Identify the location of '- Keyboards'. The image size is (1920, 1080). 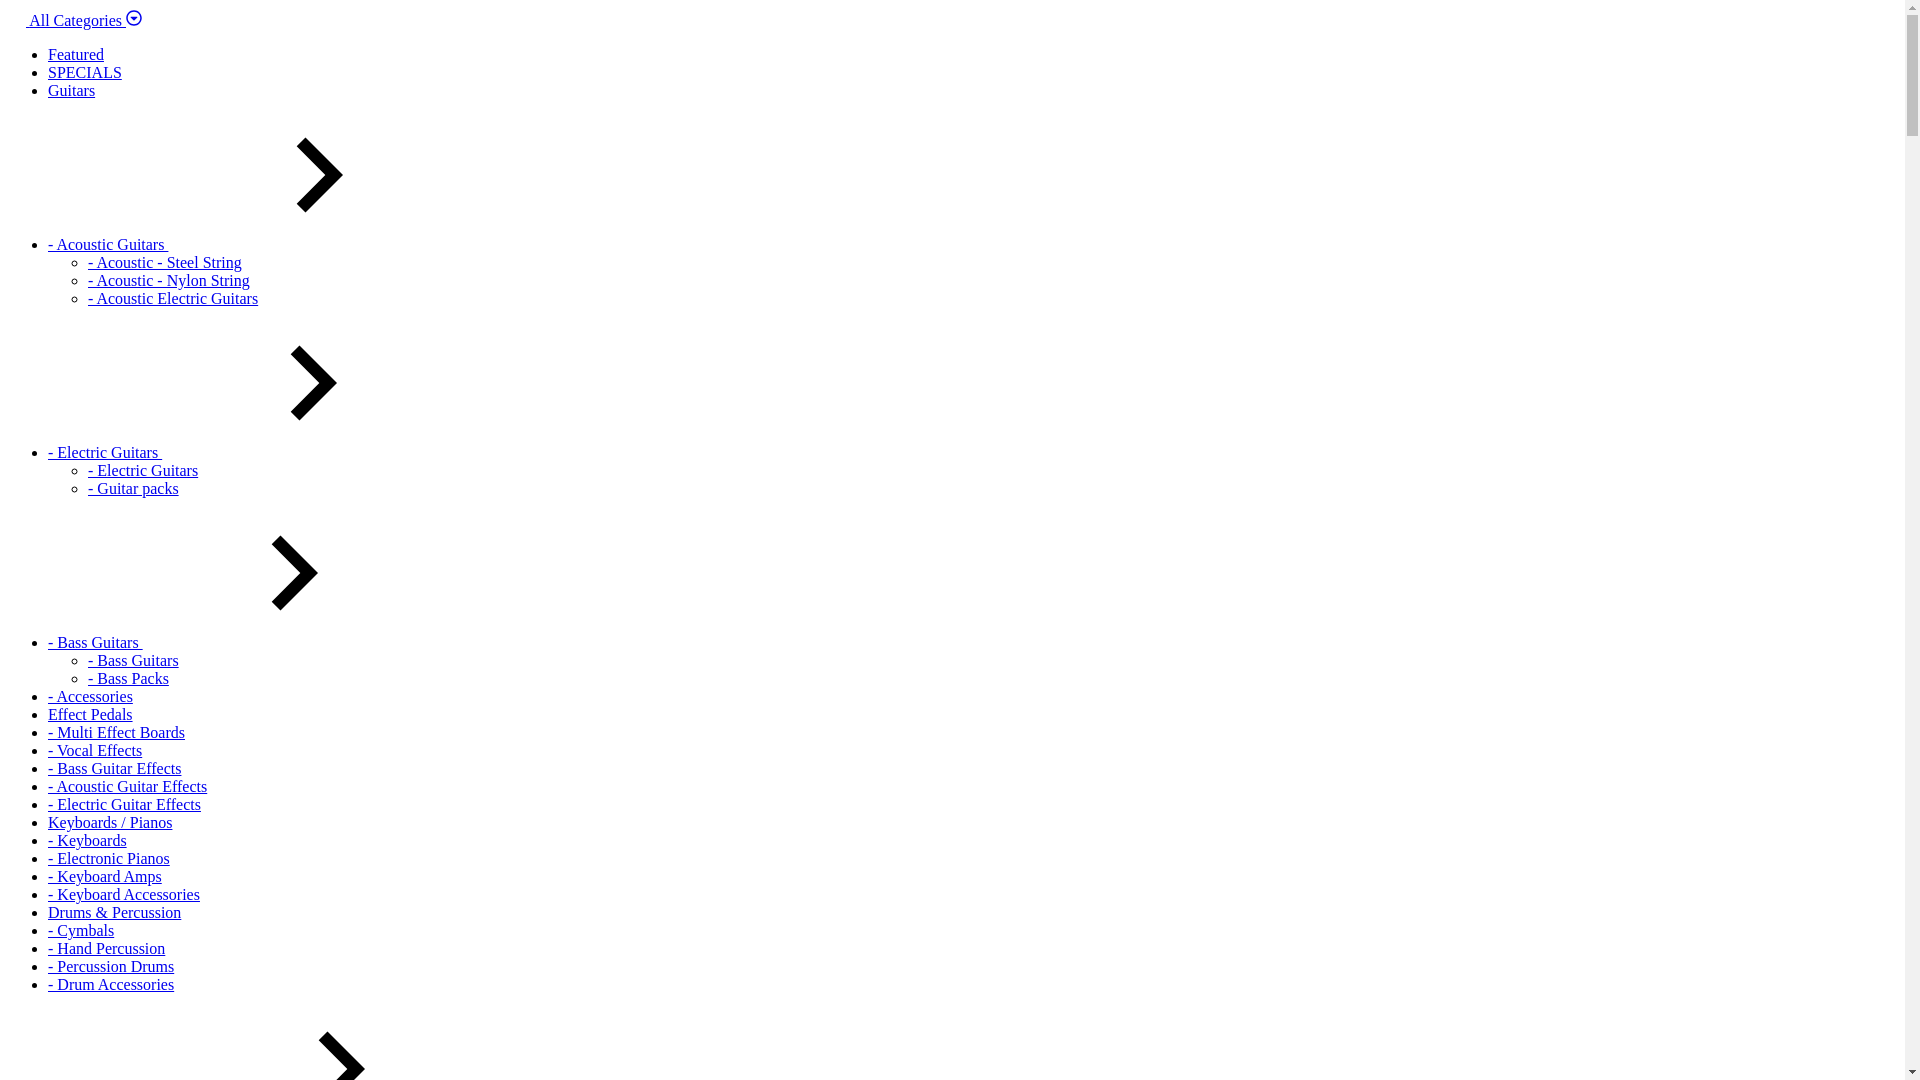
(86, 840).